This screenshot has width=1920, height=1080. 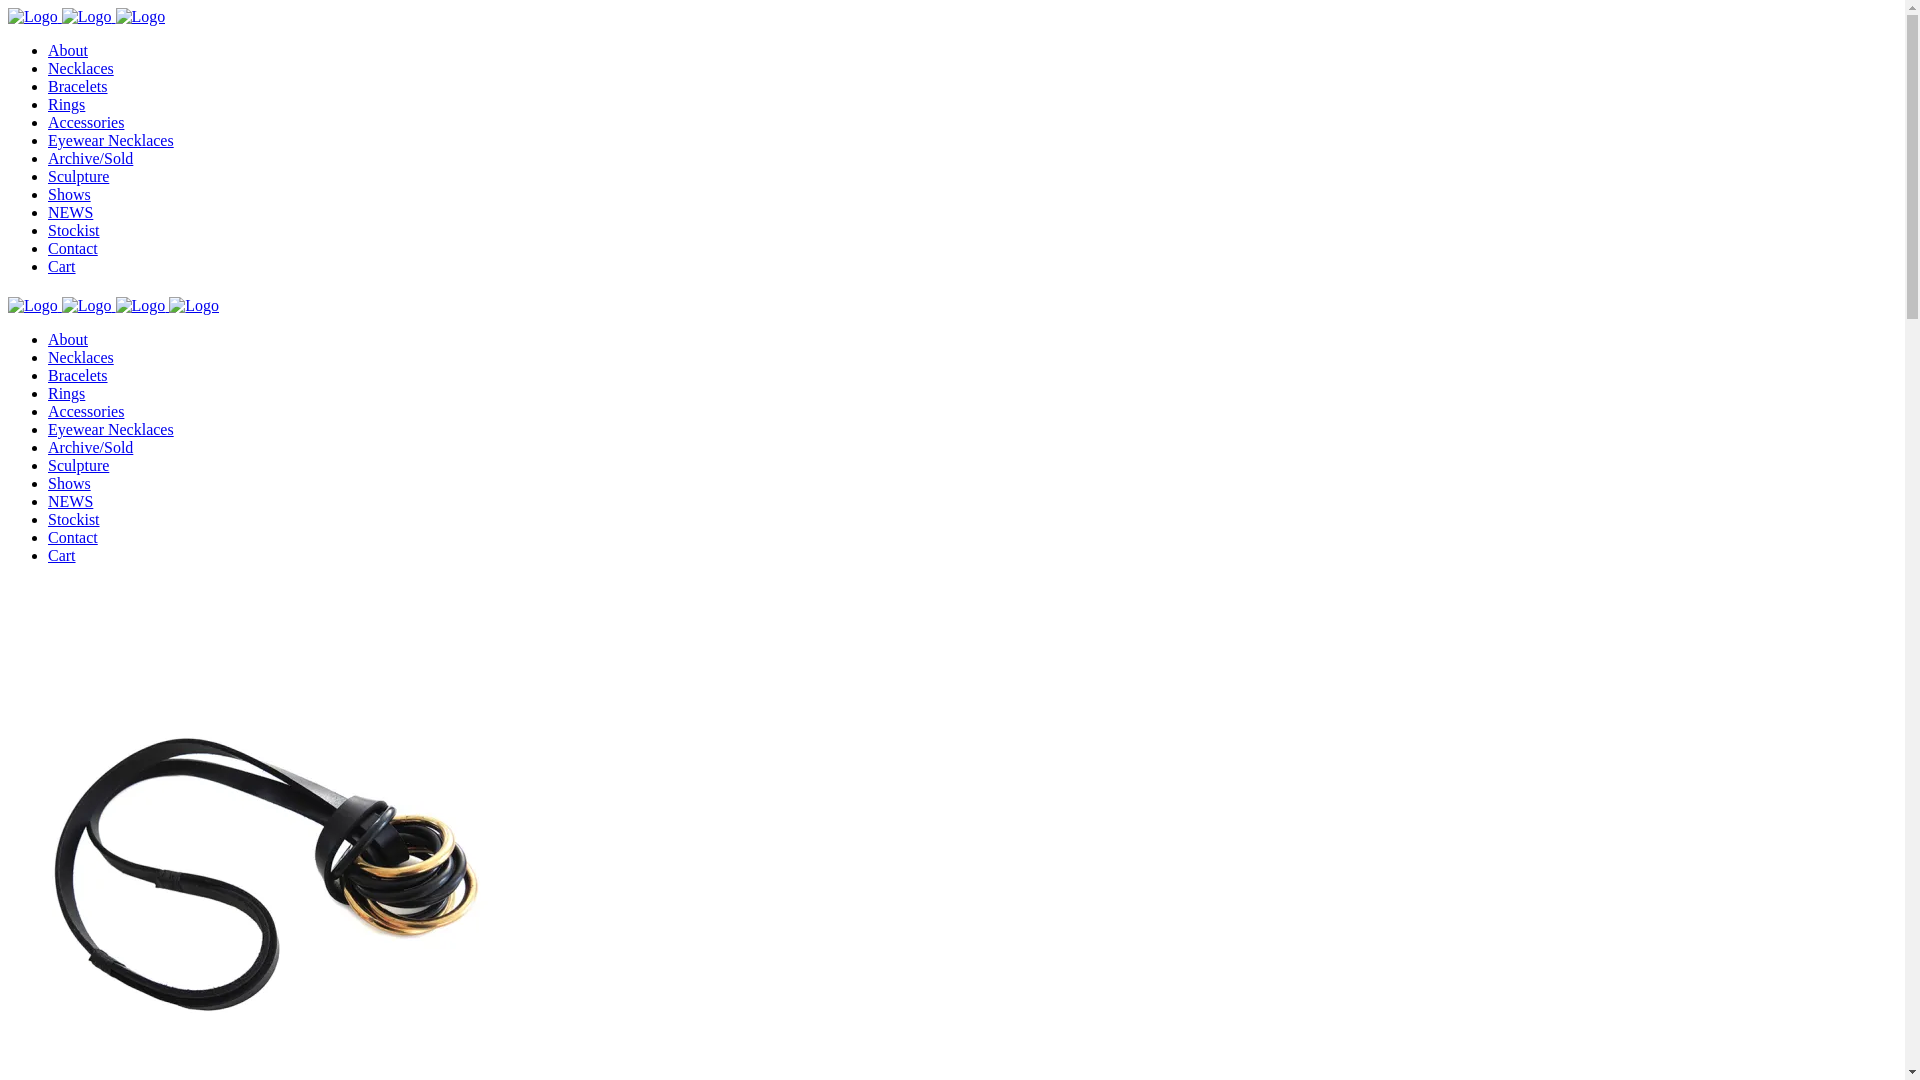 What do you see at coordinates (48, 375) in the screenshot?
I see `'Bracelets'` at bounding box center [48, 375].